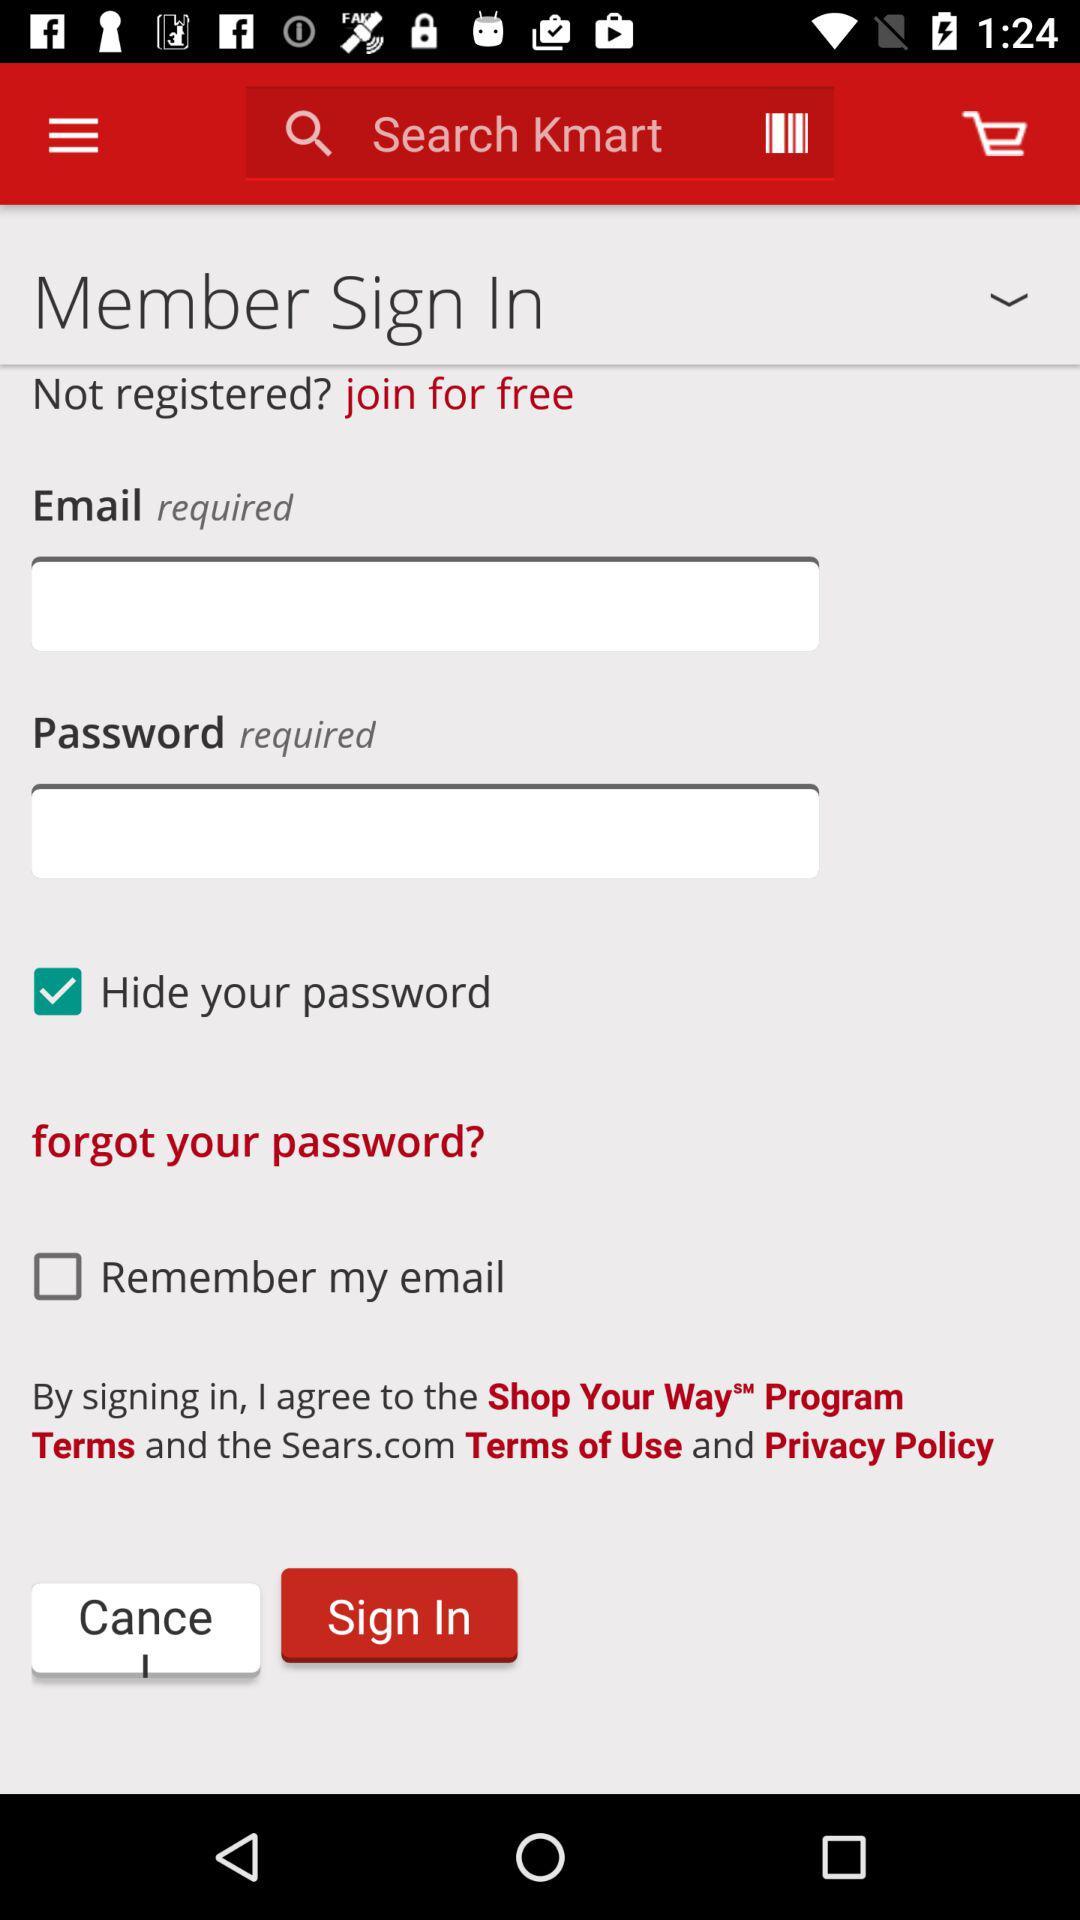 The width and height of the screenshot is (1080, 1920). Describe the element at coordinates (424, 830) in the screenshot. I see `icon below the password item` at that location.